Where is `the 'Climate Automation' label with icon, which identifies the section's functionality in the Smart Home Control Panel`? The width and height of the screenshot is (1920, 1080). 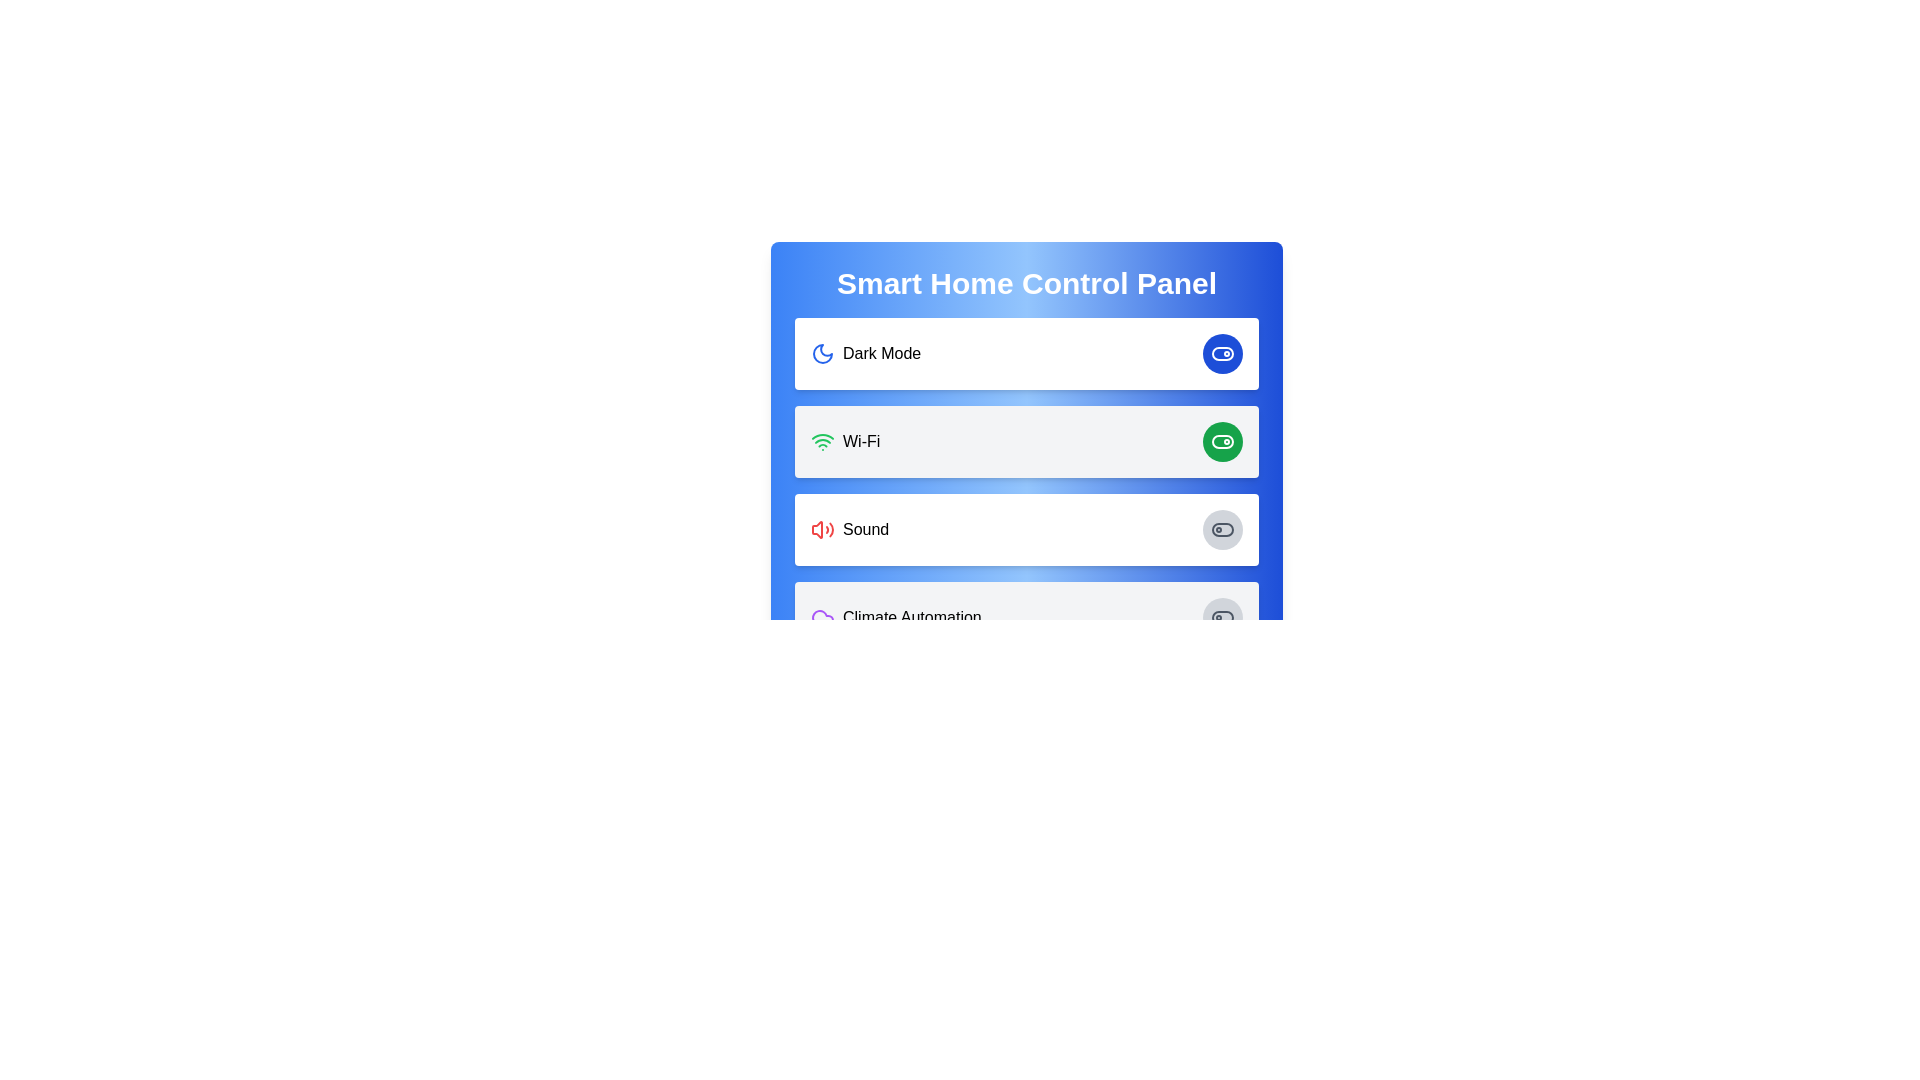 the 'Climate Automation' label with icon, which identifies the section's functionality in the Smart Home Control Panel is located at coordinates (895, 616).